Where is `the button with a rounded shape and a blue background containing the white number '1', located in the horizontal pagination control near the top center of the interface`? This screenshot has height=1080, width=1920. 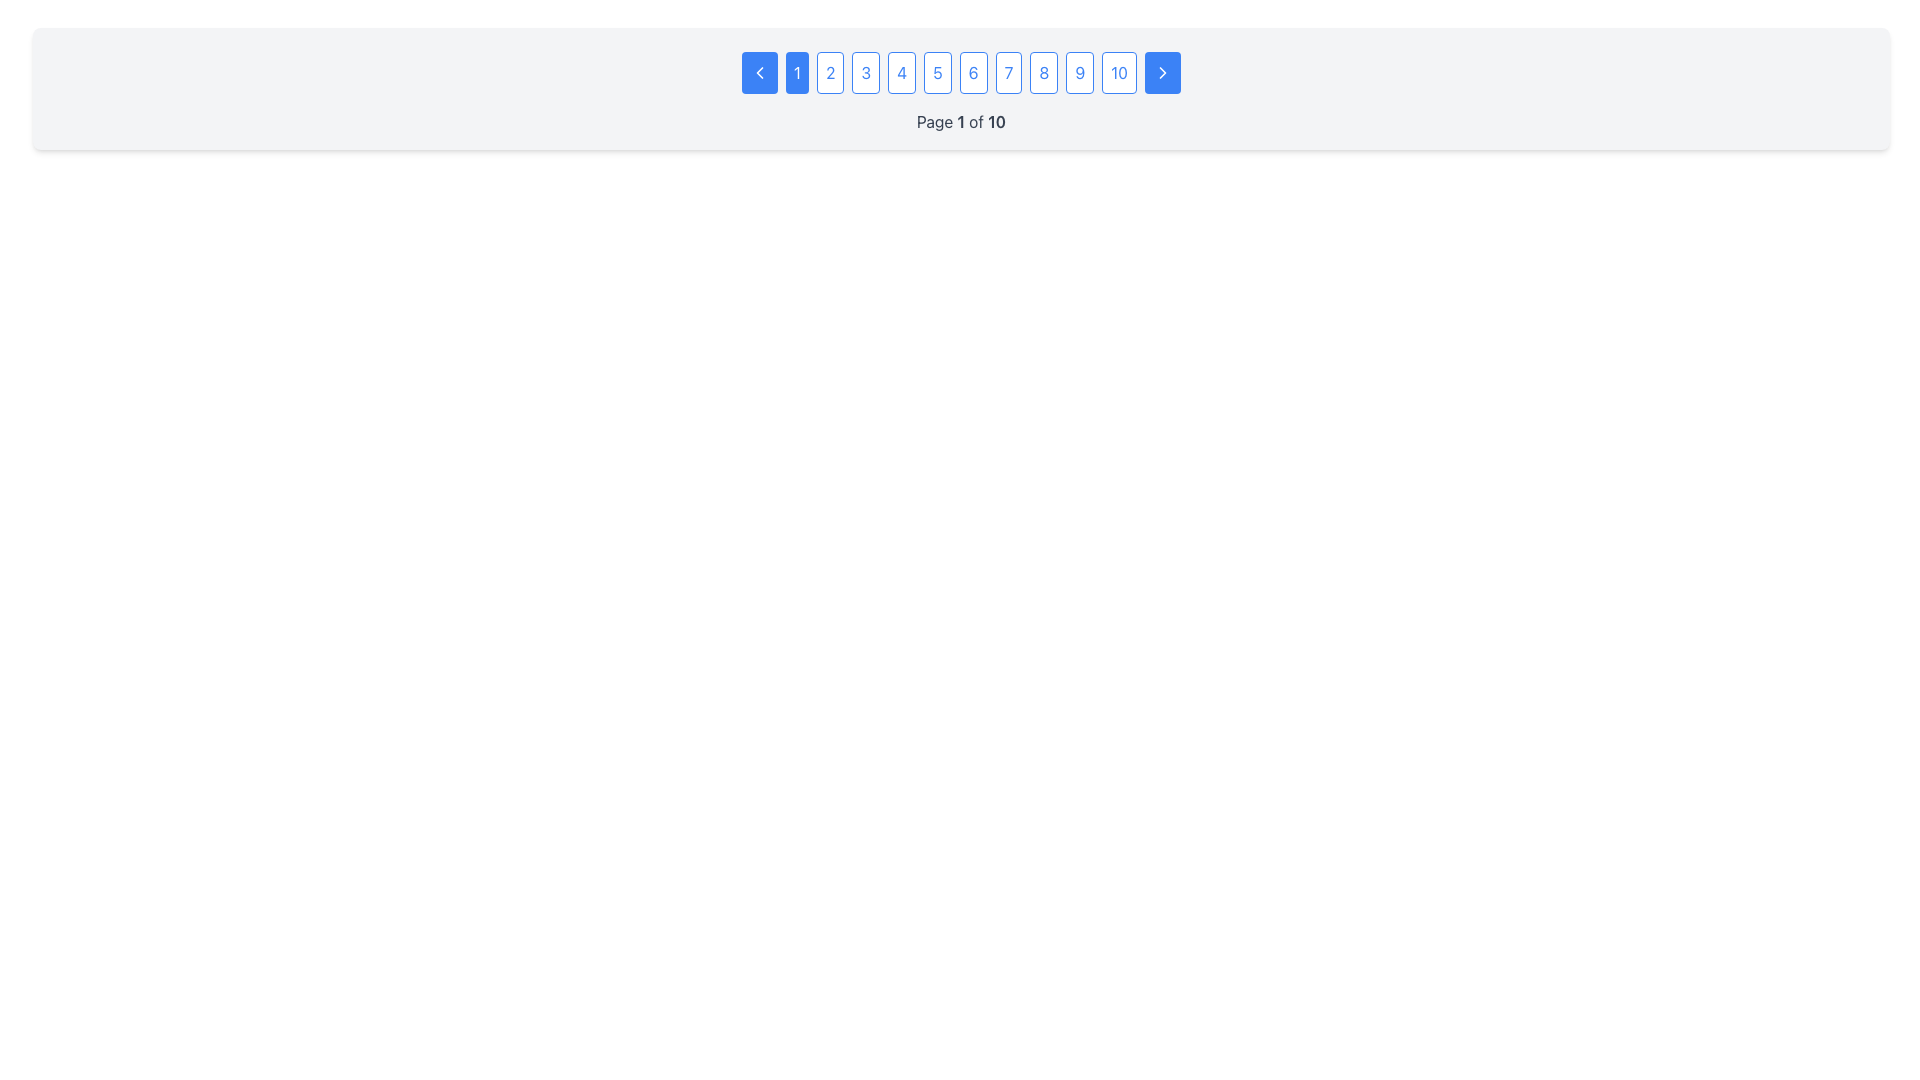 the button with a rounded shape and a blue background containing the white number '1', located in the horizontal pagination control near the top center of the interface is located at coordinates (796, 72).